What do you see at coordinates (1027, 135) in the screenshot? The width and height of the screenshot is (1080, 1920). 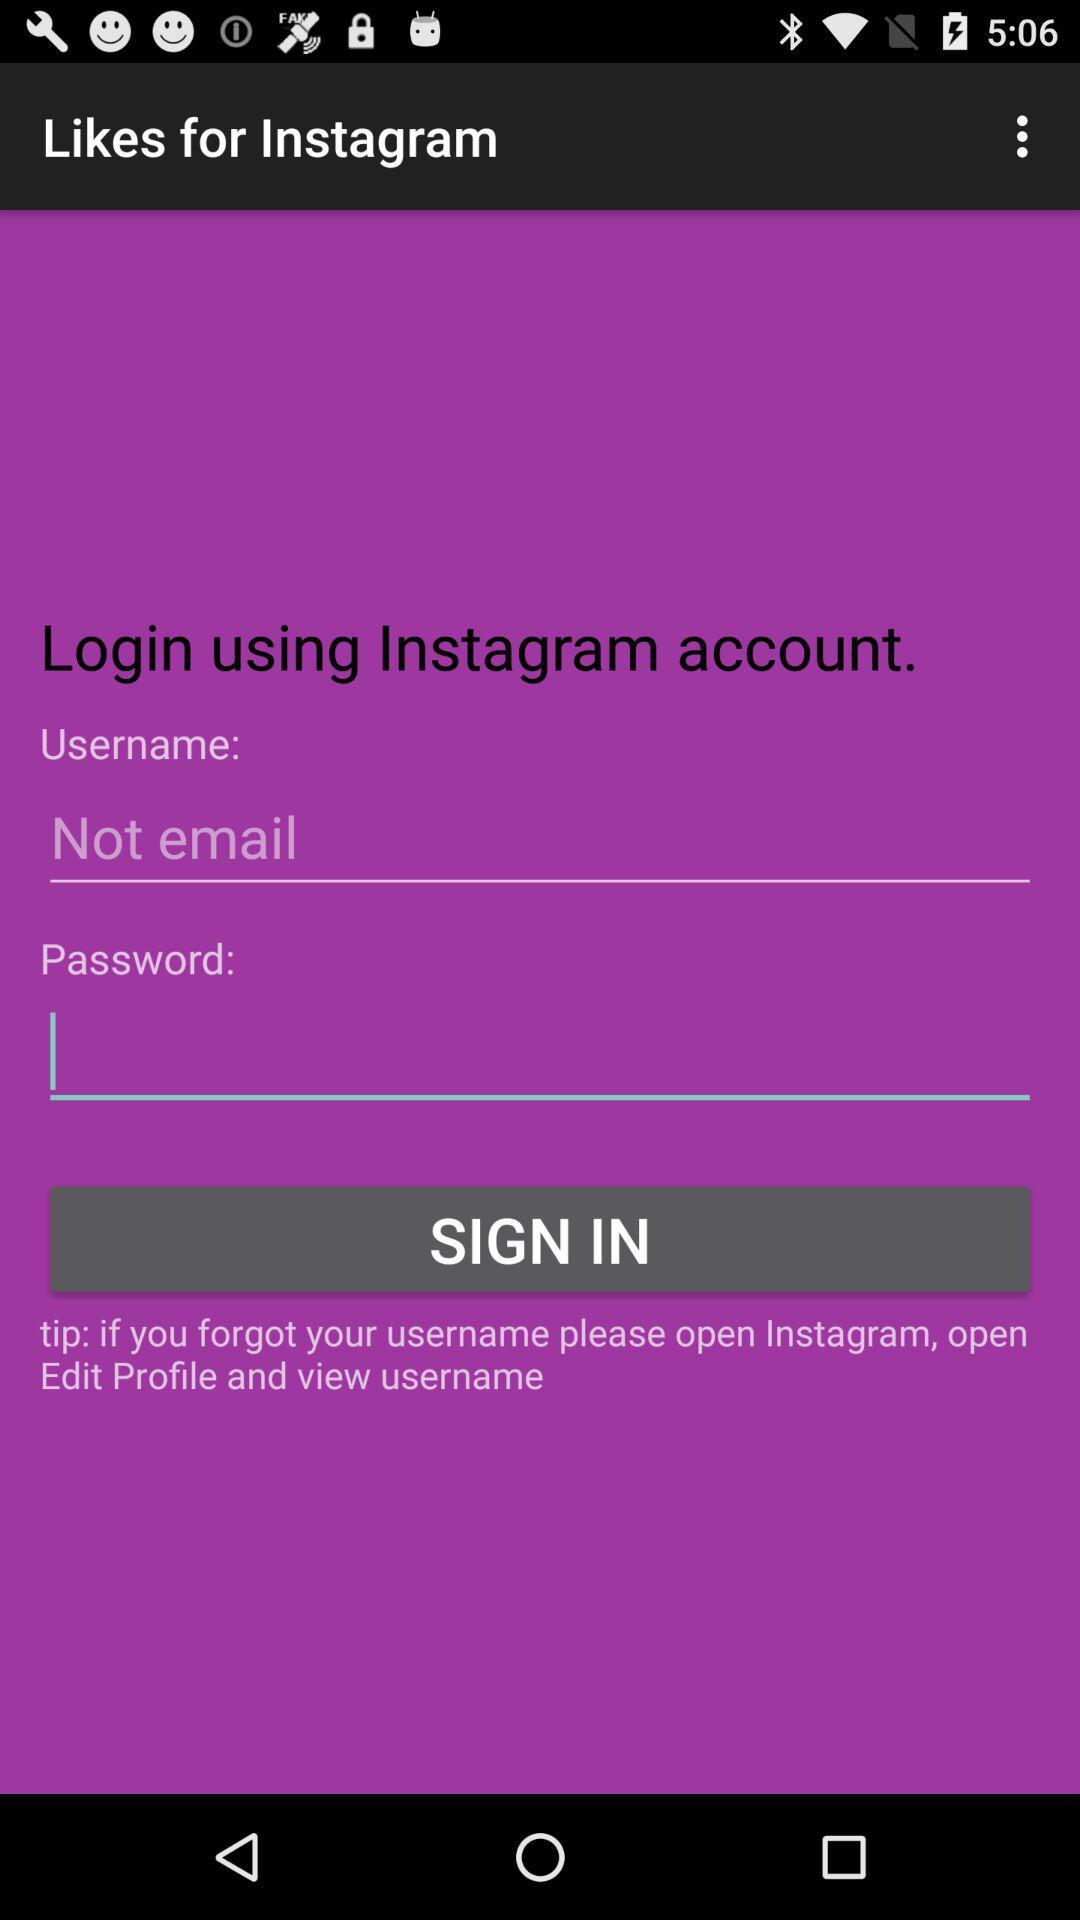 I see `the app to the right of the likes for instagram icon` at bounding box center [1027, 135].